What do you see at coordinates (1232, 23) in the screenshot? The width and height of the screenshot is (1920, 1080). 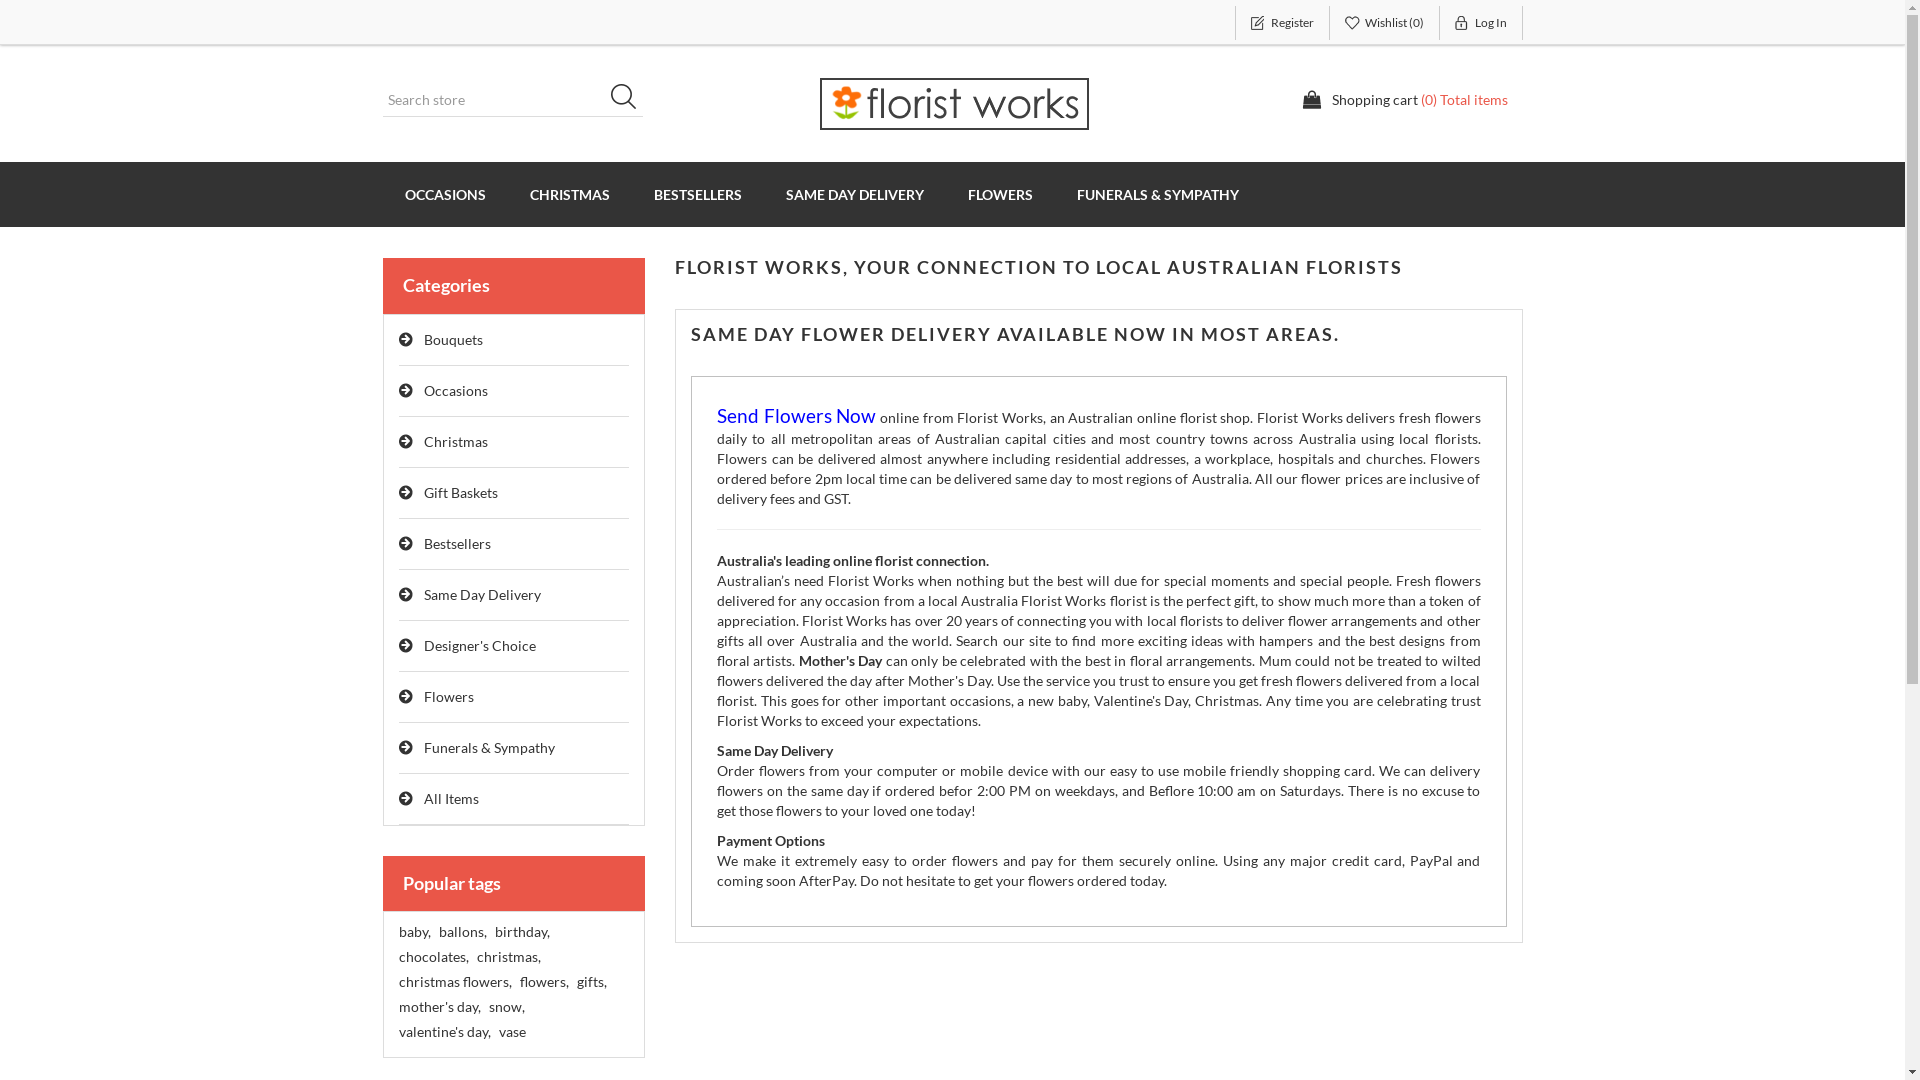 I see `'Register'` at bounding box center [1232, 23].